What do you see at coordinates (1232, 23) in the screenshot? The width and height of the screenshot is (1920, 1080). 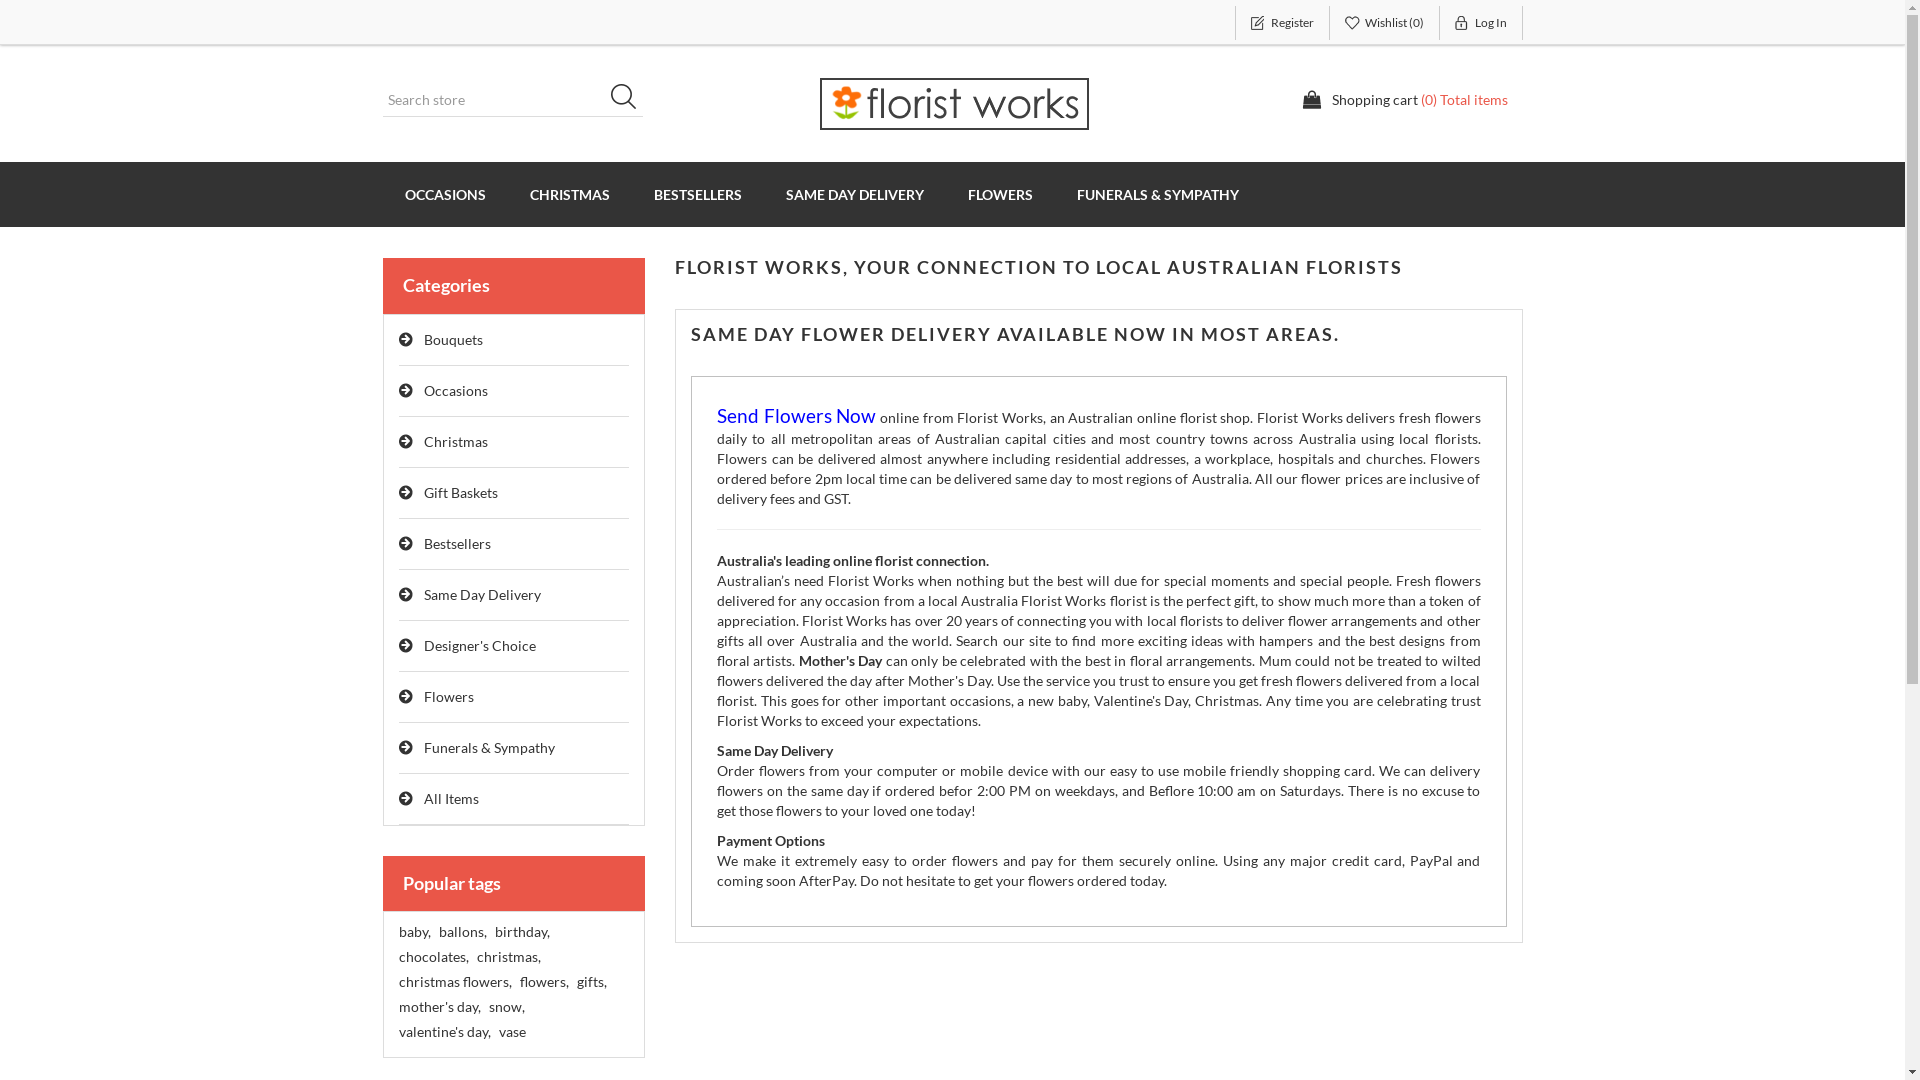 I see `'Register'` at bounding box center [1232, 23].